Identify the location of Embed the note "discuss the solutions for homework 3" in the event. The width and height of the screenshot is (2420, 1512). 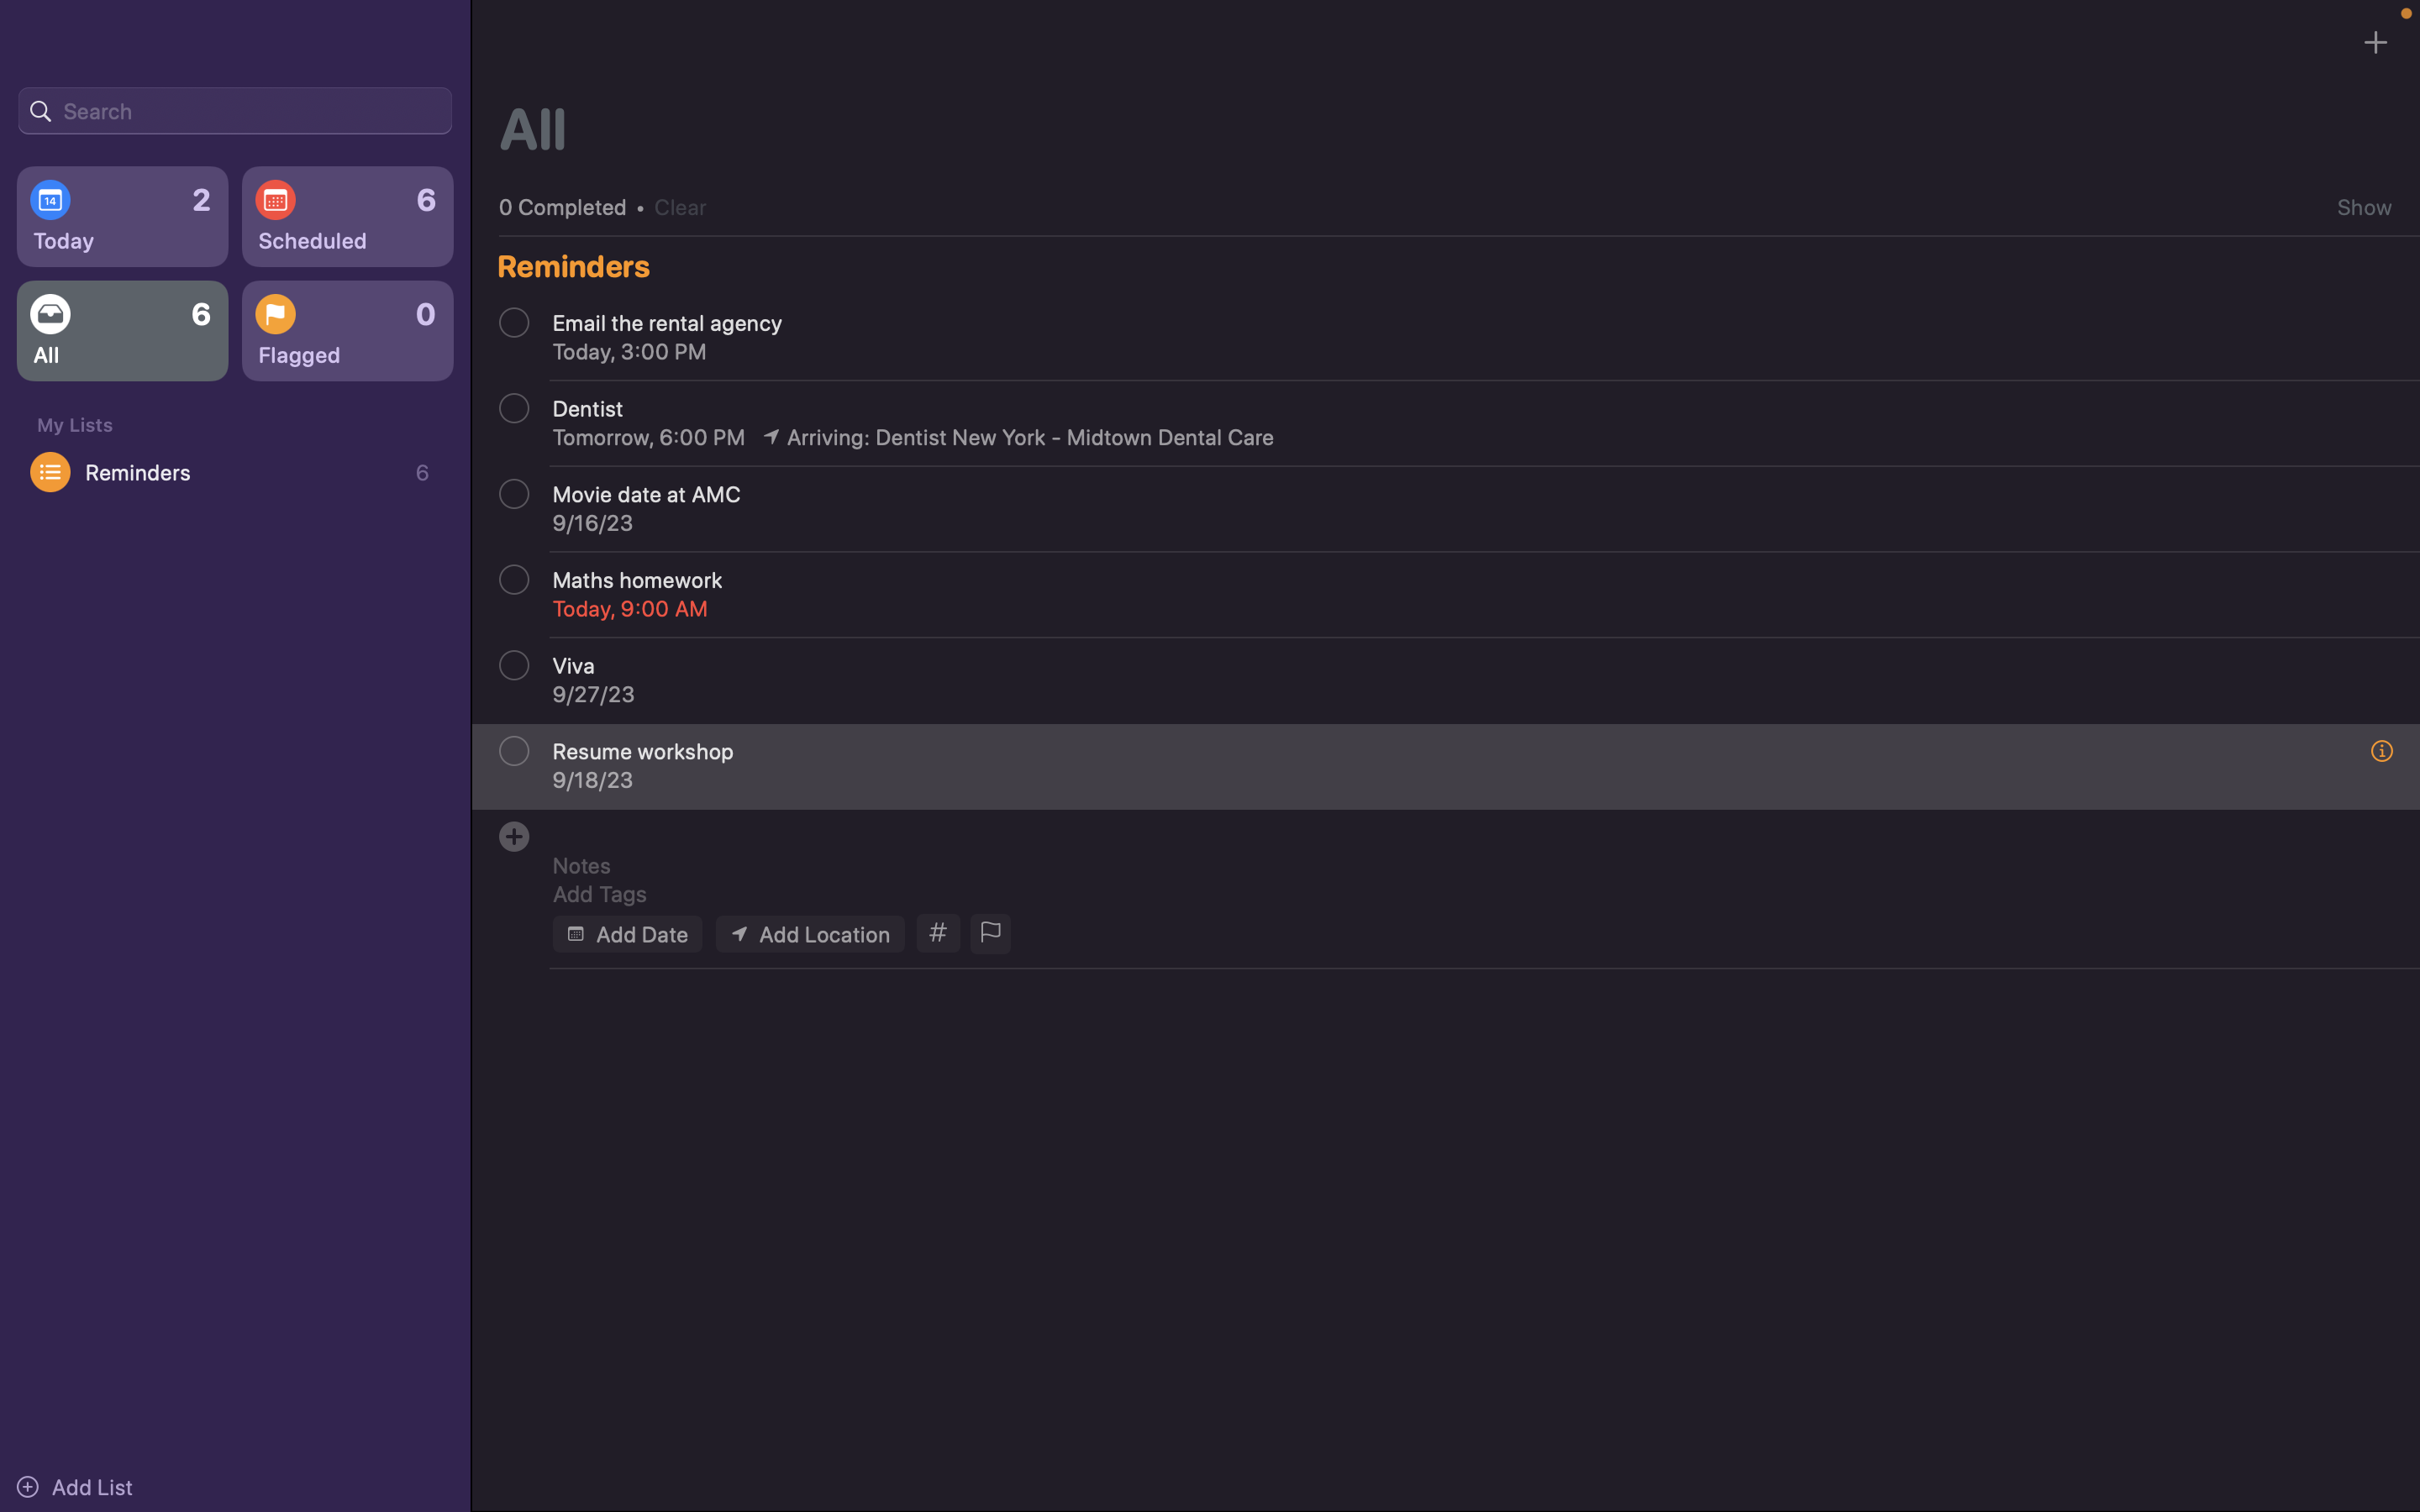
(1457, 864).